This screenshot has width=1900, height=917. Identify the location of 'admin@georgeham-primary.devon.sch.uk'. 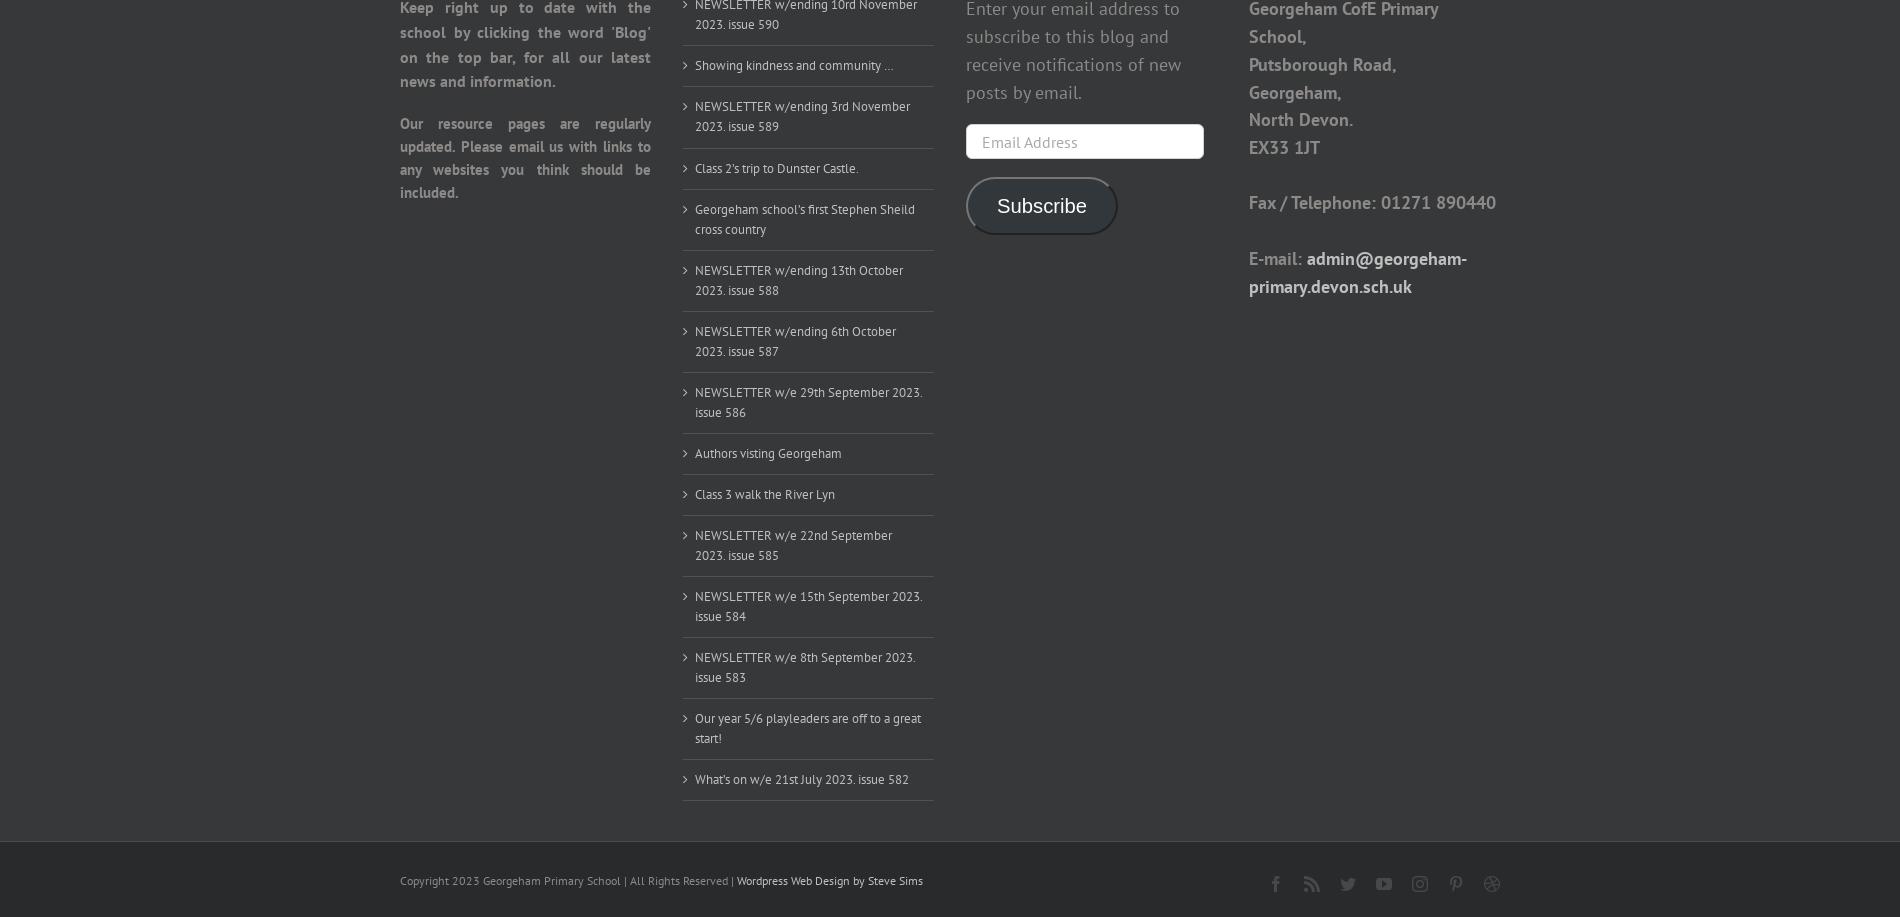
(1356, 271).